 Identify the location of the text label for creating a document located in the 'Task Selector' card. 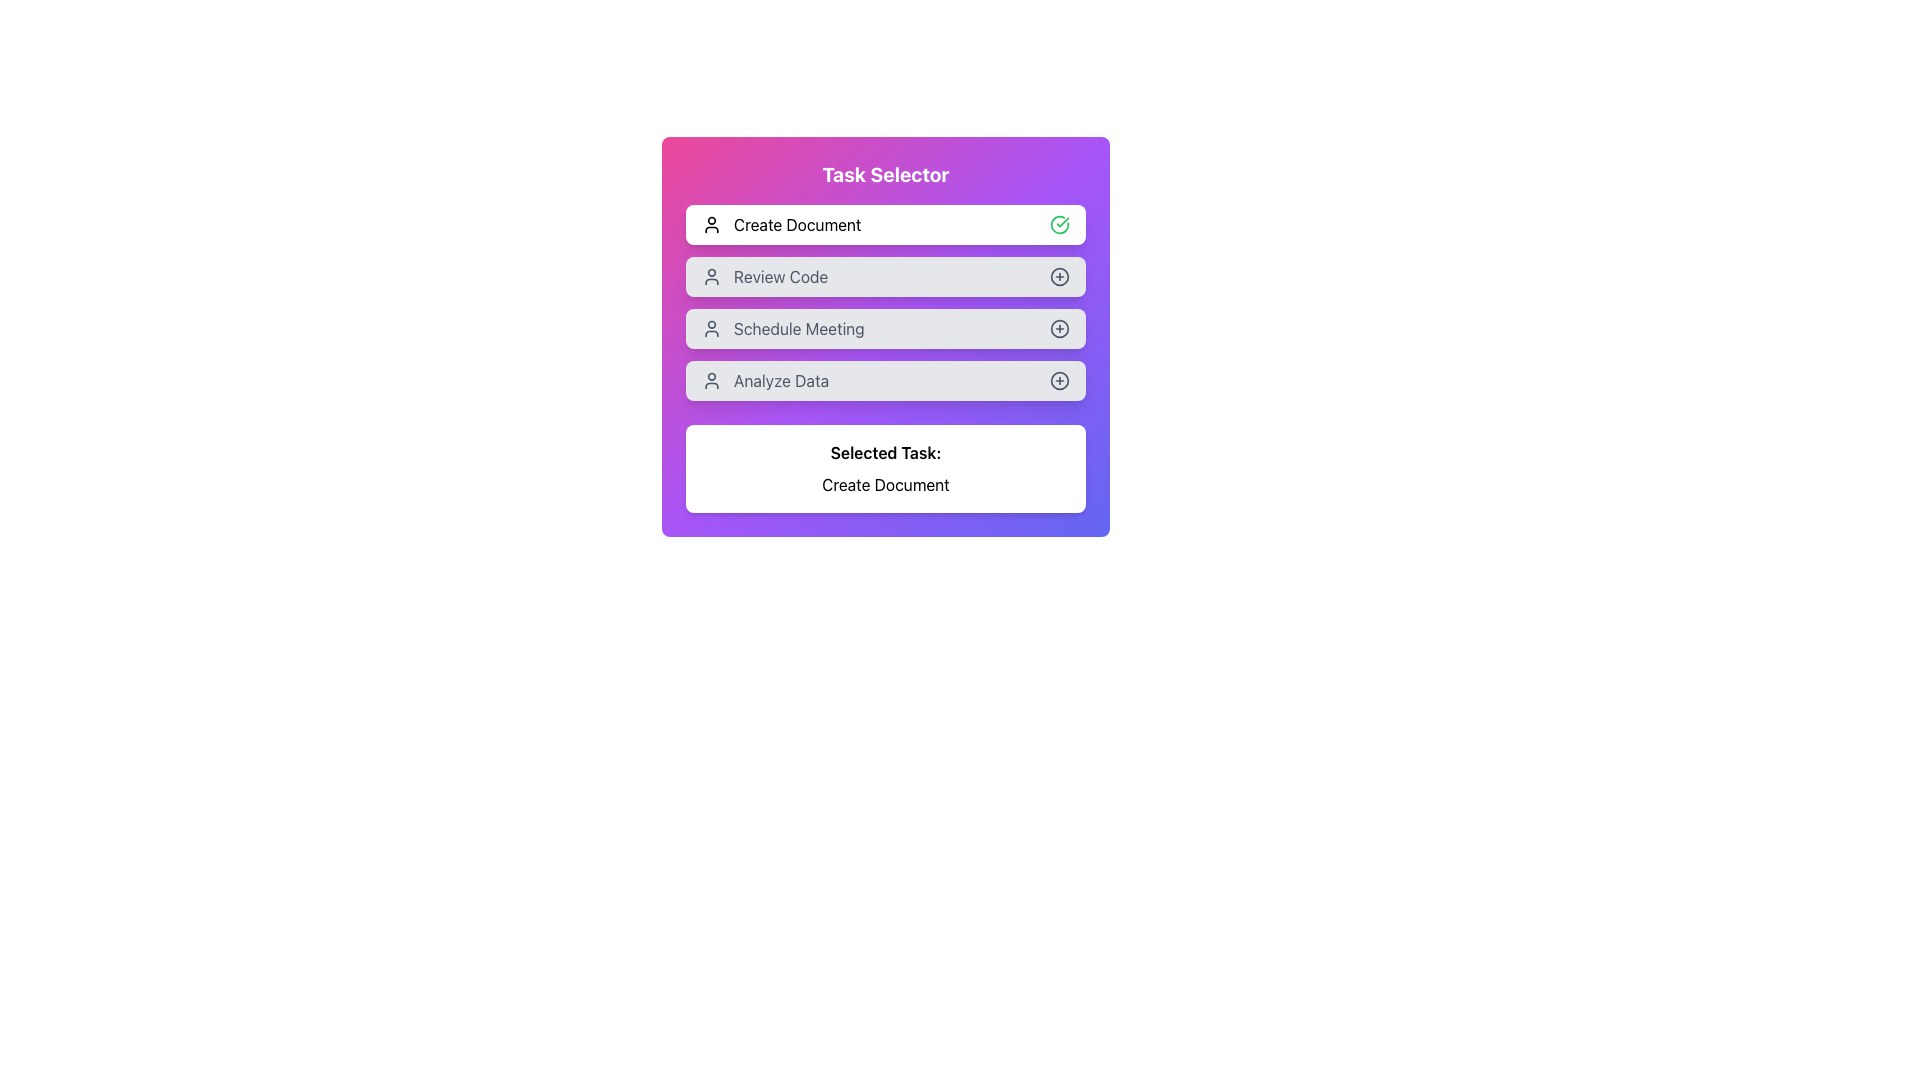
(780, 224).